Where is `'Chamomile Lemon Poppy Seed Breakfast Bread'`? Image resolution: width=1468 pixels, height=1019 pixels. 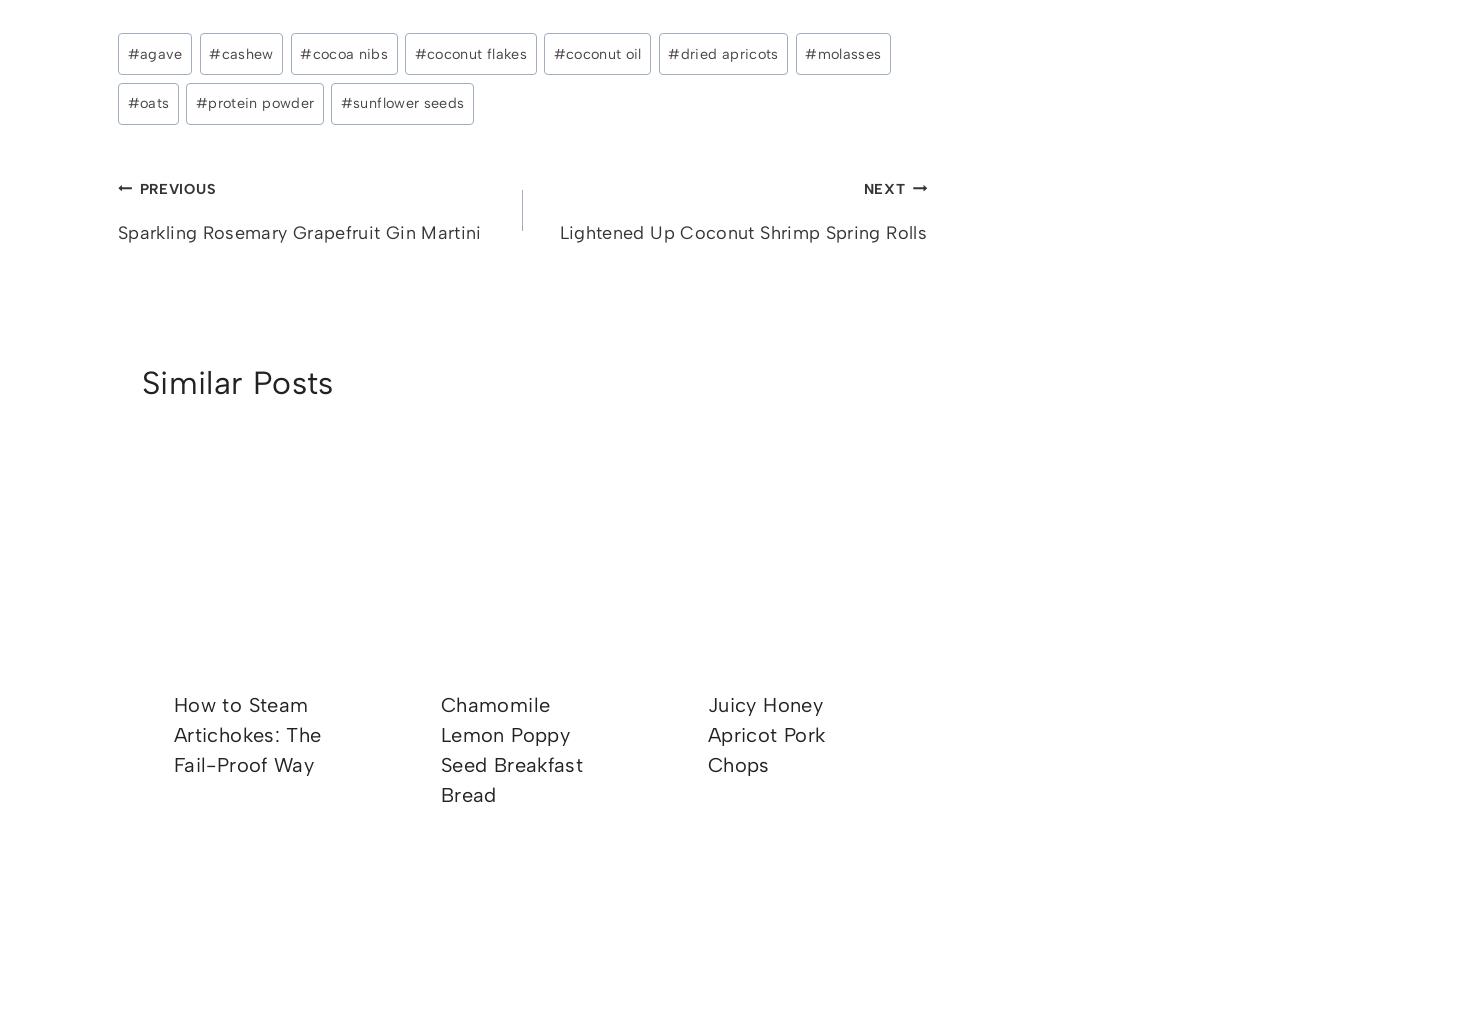
'Chamomile Lemon Poppy Seed Breakfast Bread' is located at coordinates (440, 747).